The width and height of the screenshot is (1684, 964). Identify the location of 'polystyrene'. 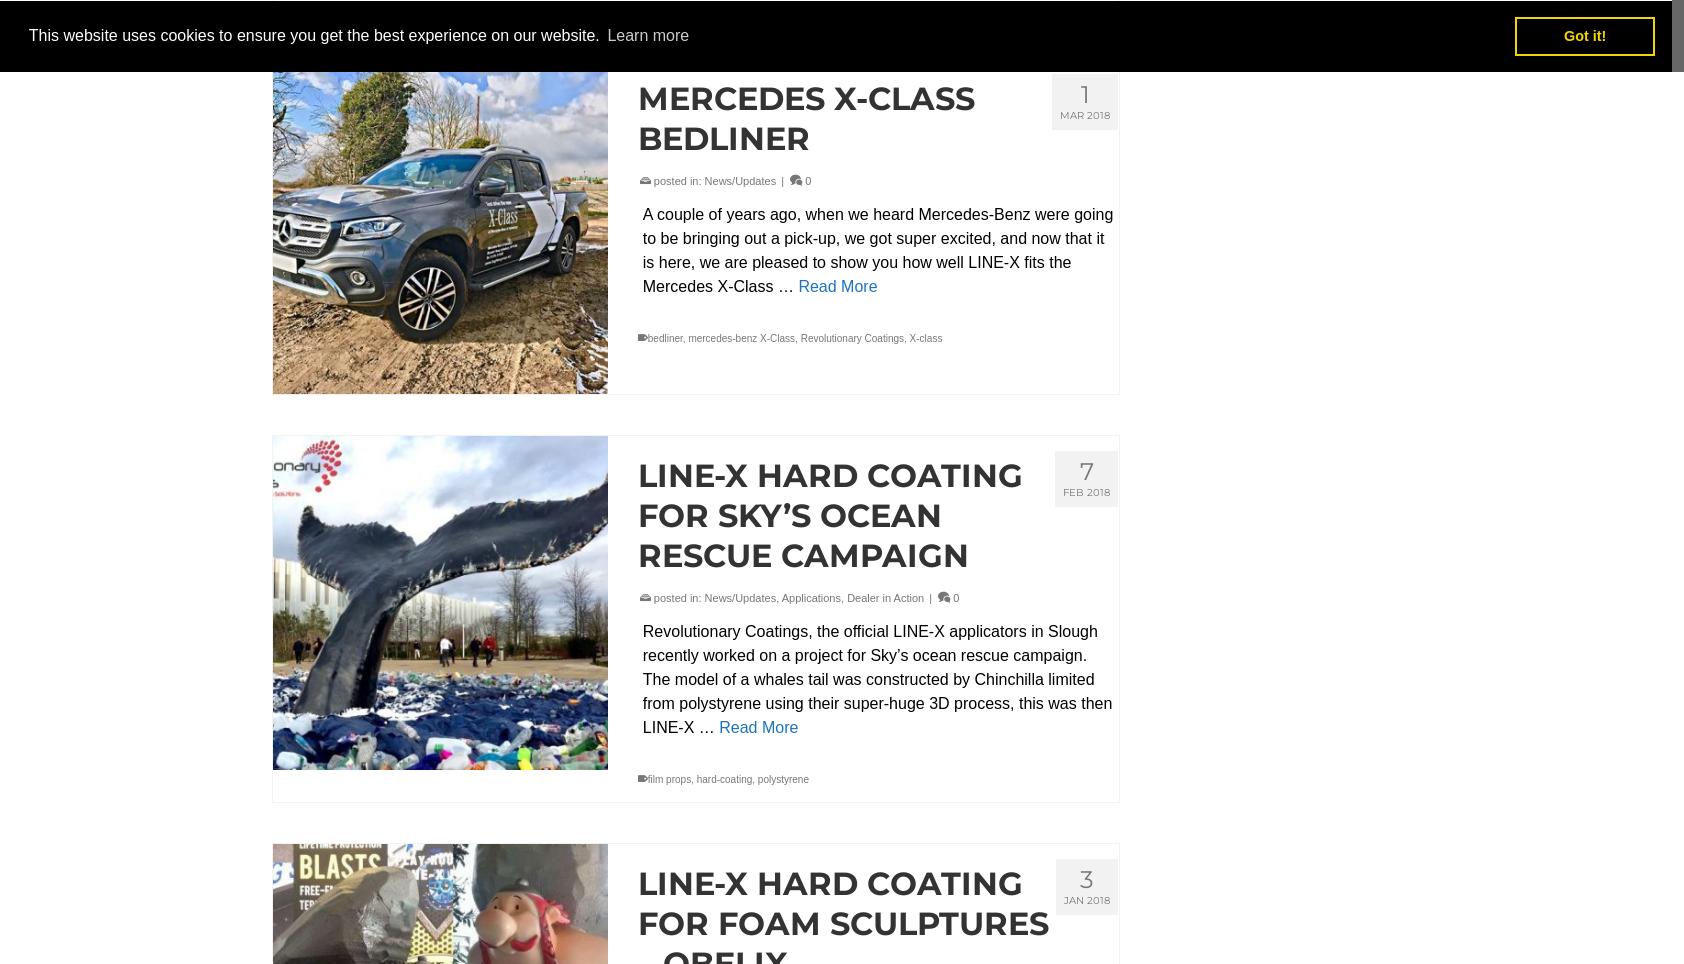
(783, 778).